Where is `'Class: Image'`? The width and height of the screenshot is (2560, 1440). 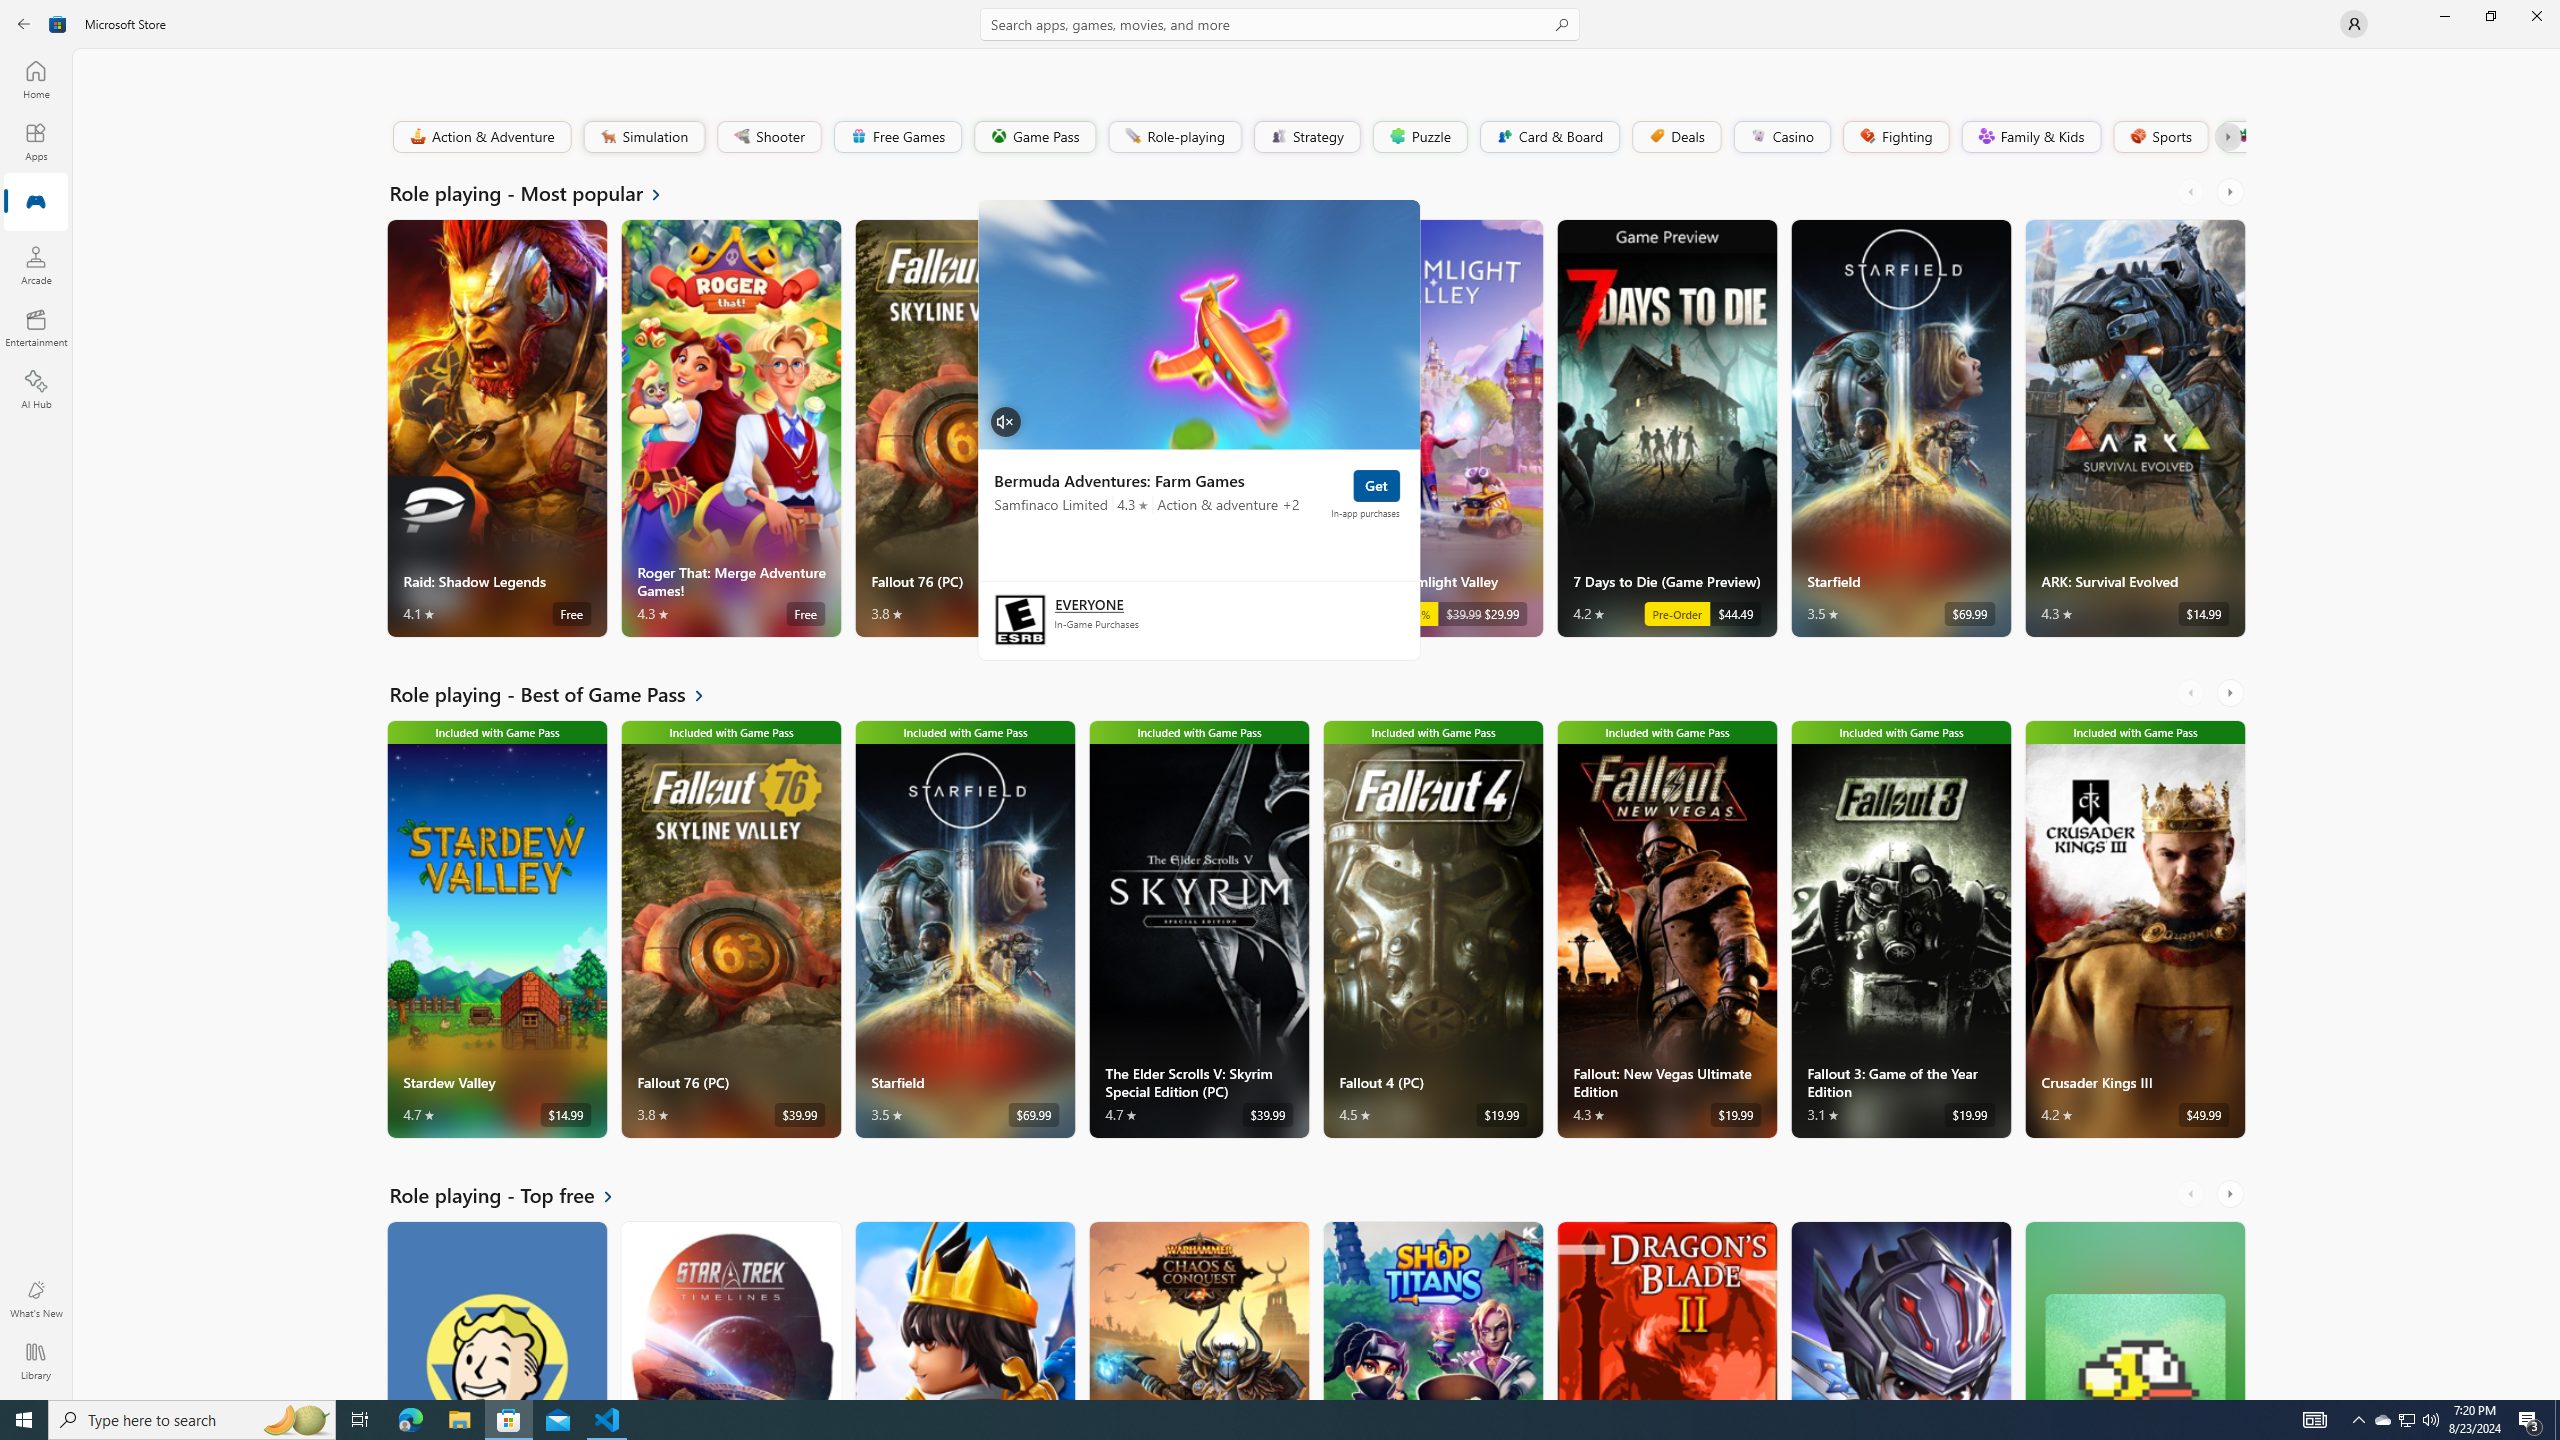 'Class: Image' is located at coordinates (2241, 135).